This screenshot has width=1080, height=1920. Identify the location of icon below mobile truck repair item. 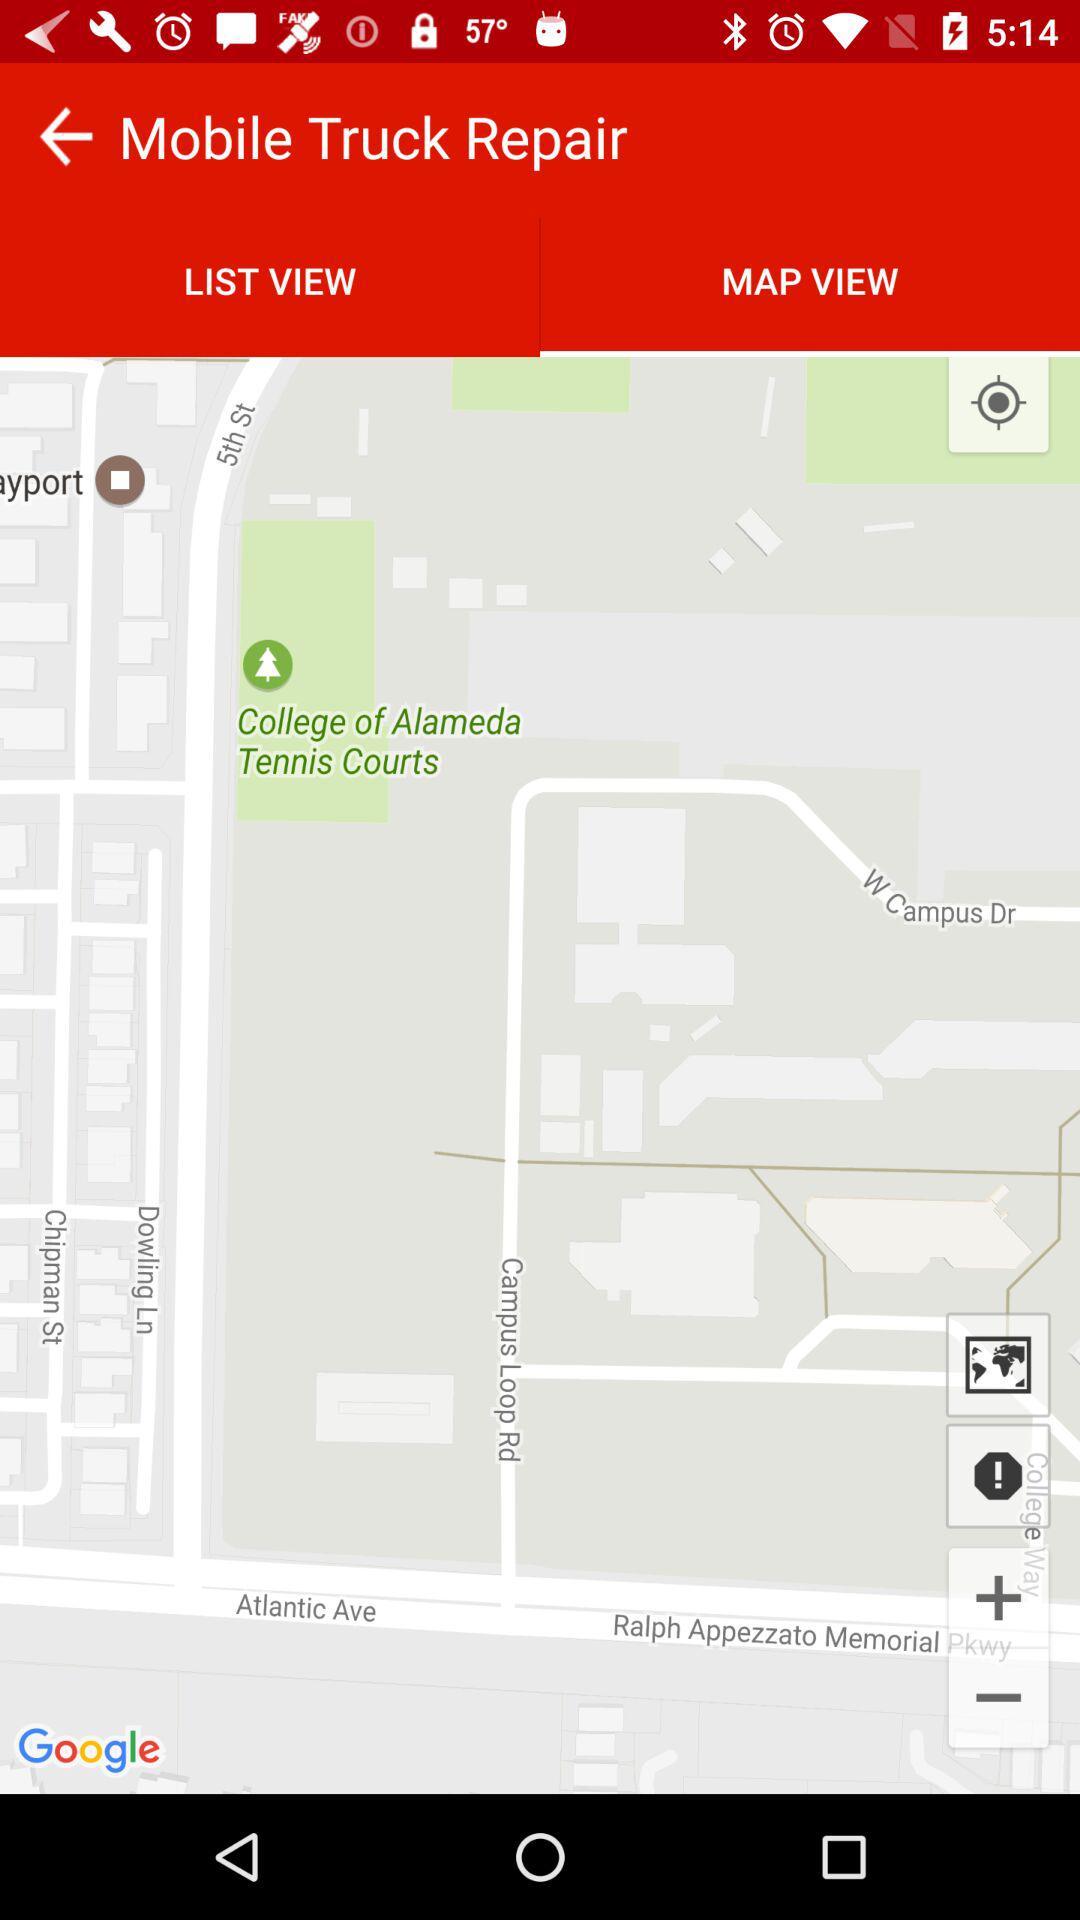
(810, 279).